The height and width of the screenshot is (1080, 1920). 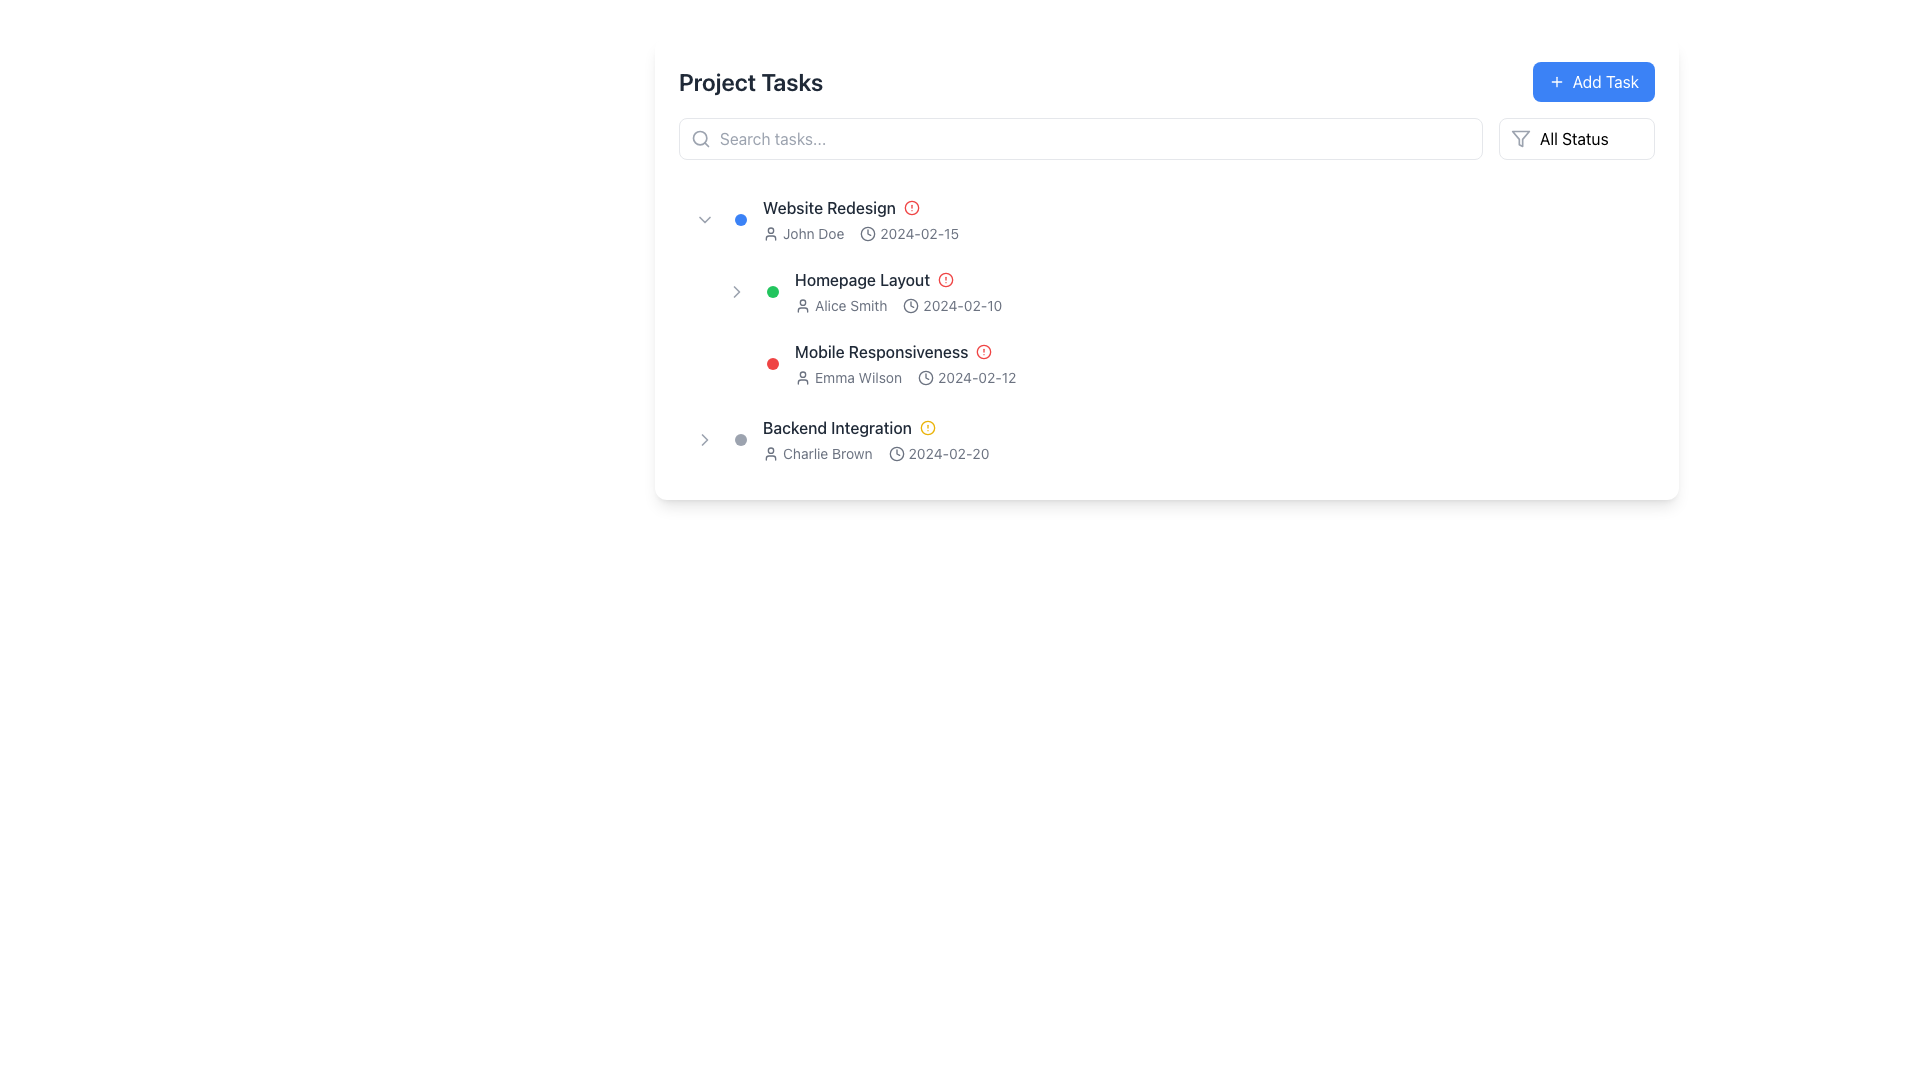 What do you see at coordinates (700, 137) in the screenshot?
I see `the circle element of the search icon located on the left side of the white search bar at the top of the 'Project Tasks' card` at bounding box center [700, 137].